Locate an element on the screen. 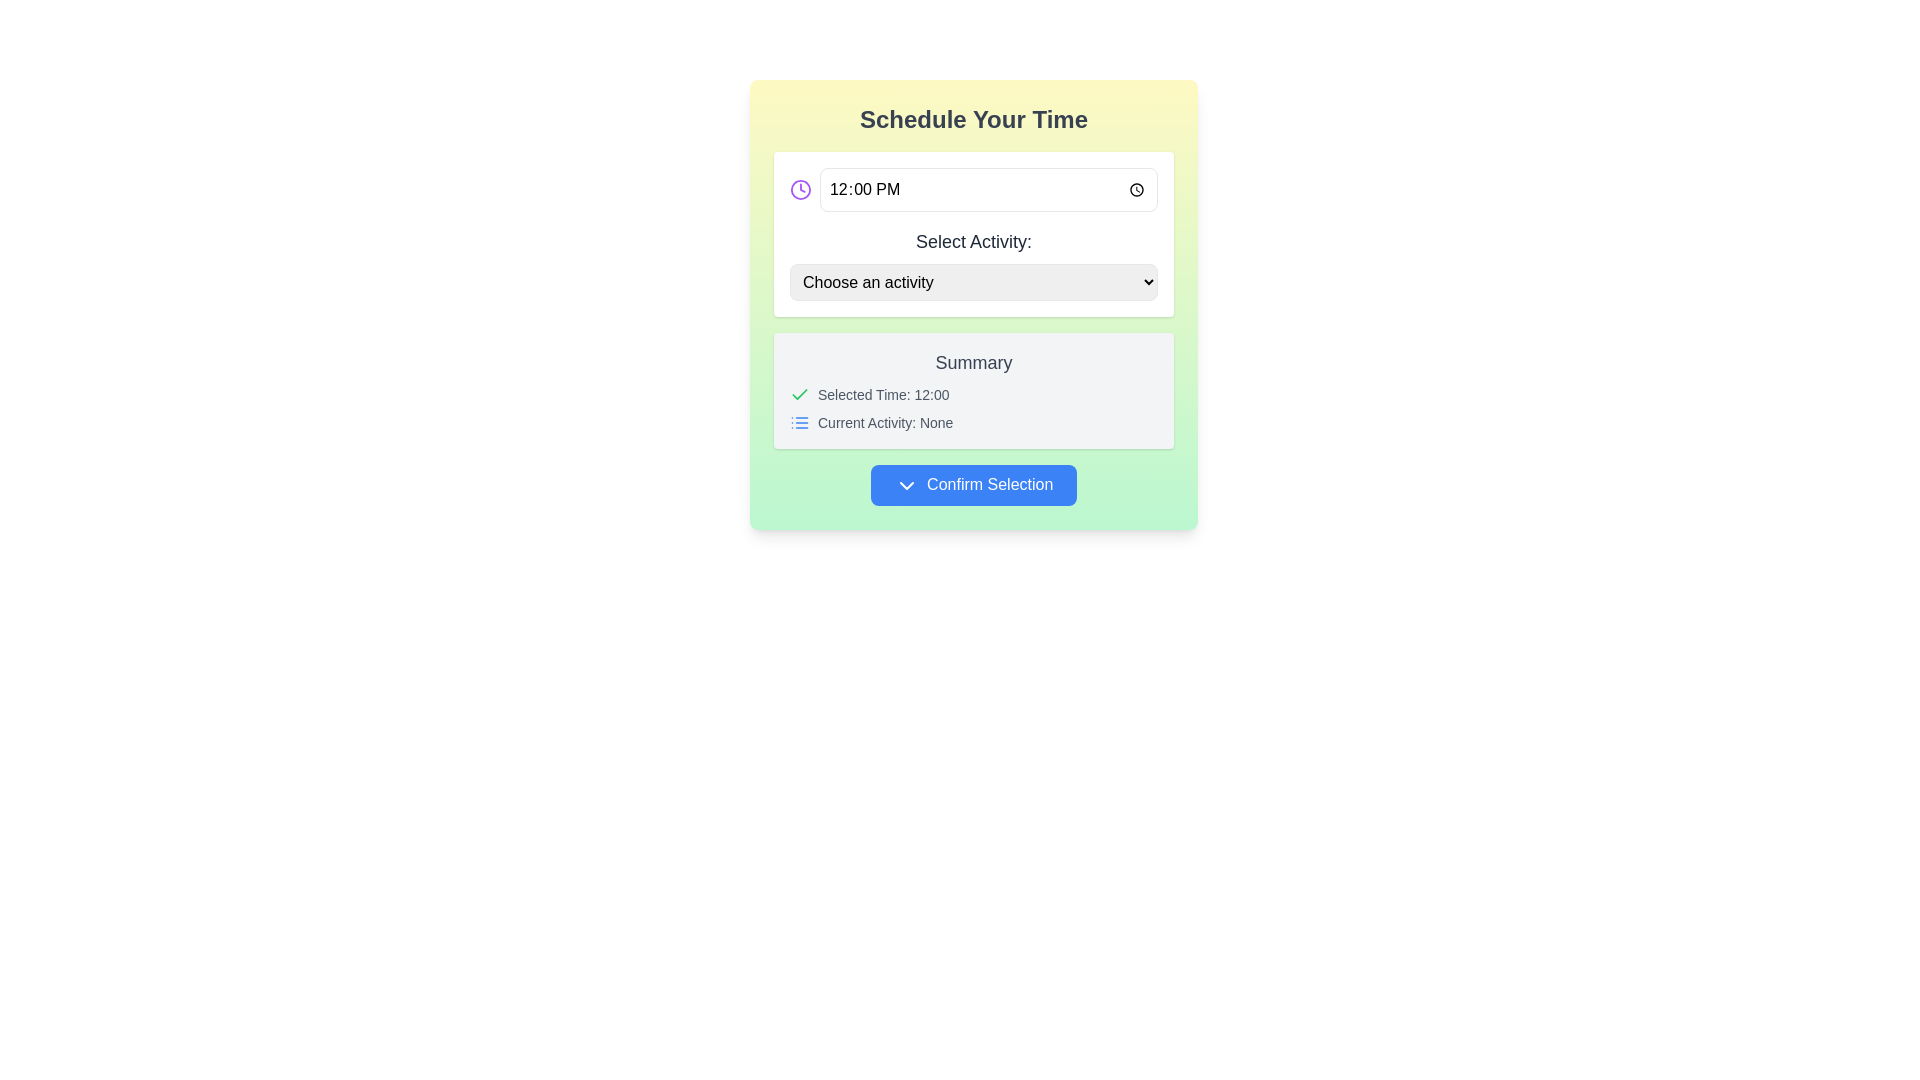 The height and width of the screenshot is (1080, 1920). the chevron-down icon located inside the blue 'Confirm Selection' button, positioned to the left of the button text is located at coordinates (905, 485).